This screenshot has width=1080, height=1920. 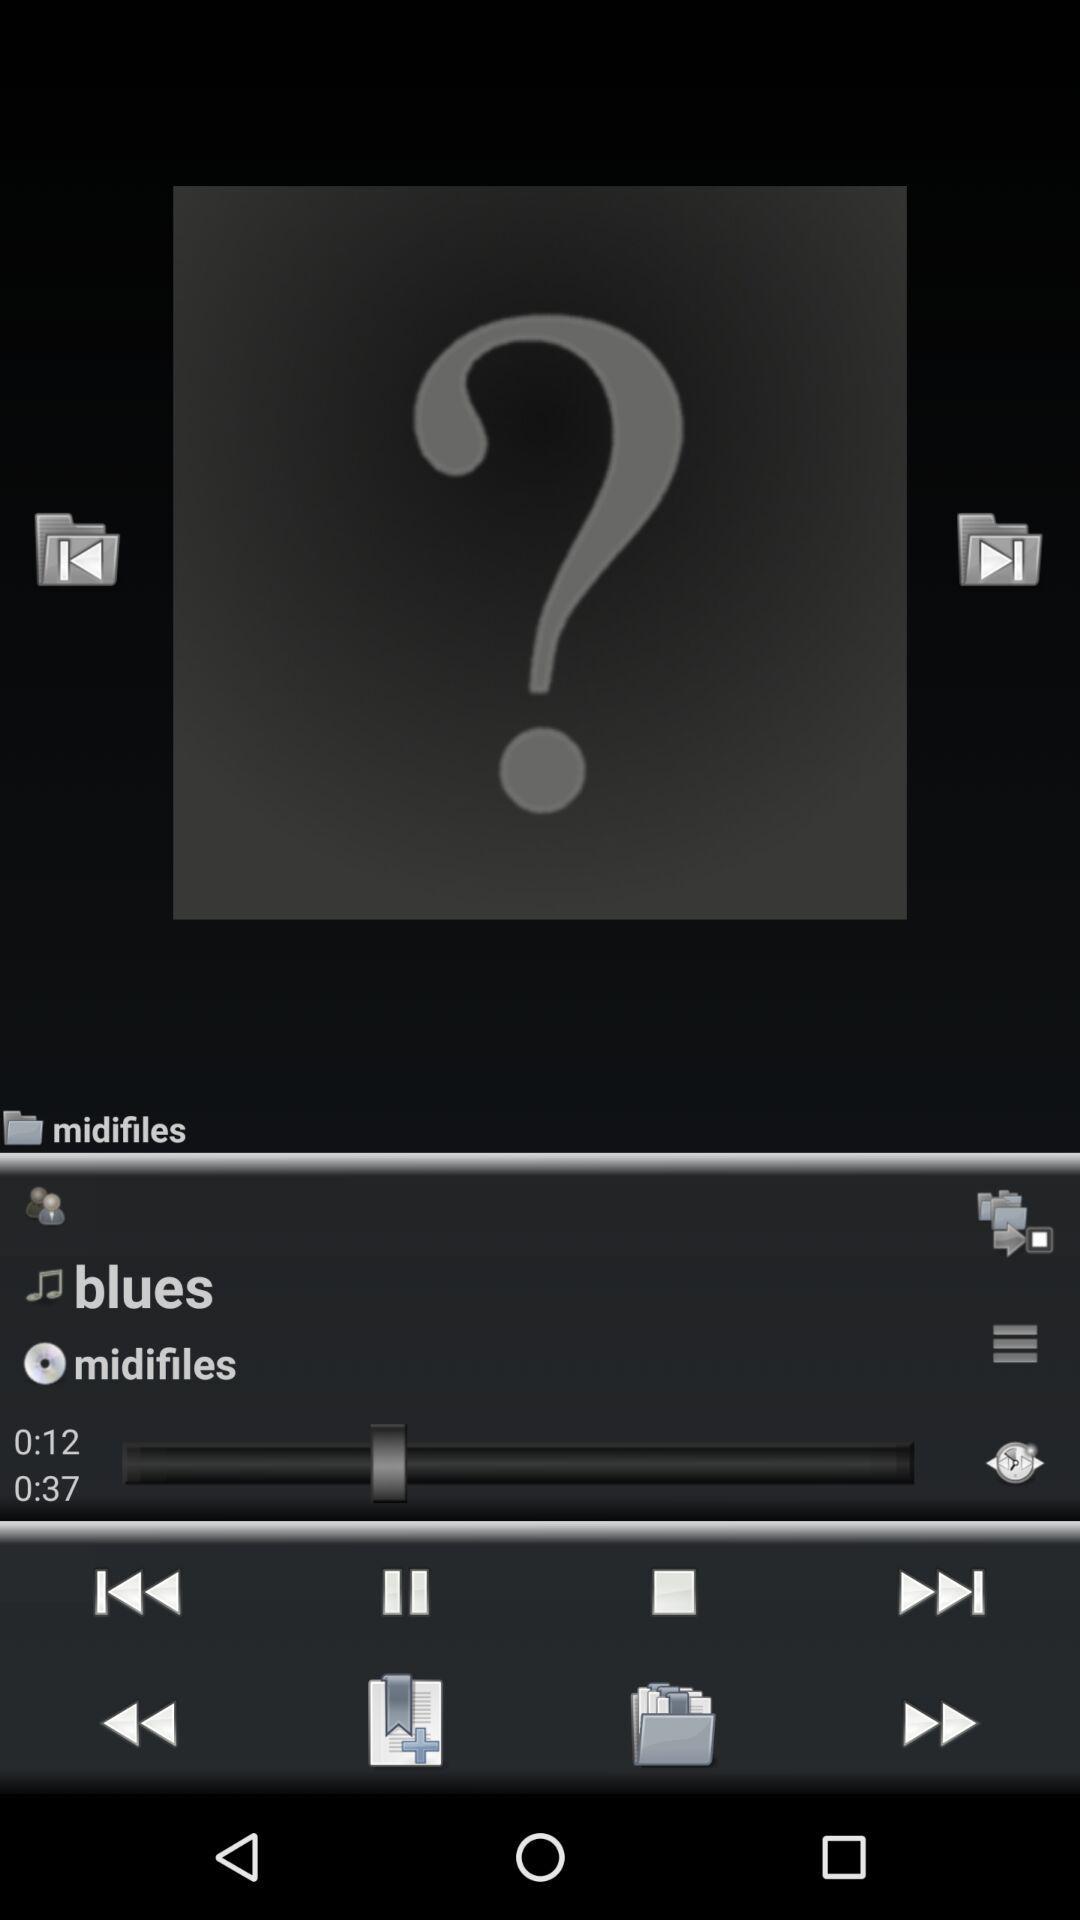 I want to click on the skip_previous icon, so click(x=77, y=590).